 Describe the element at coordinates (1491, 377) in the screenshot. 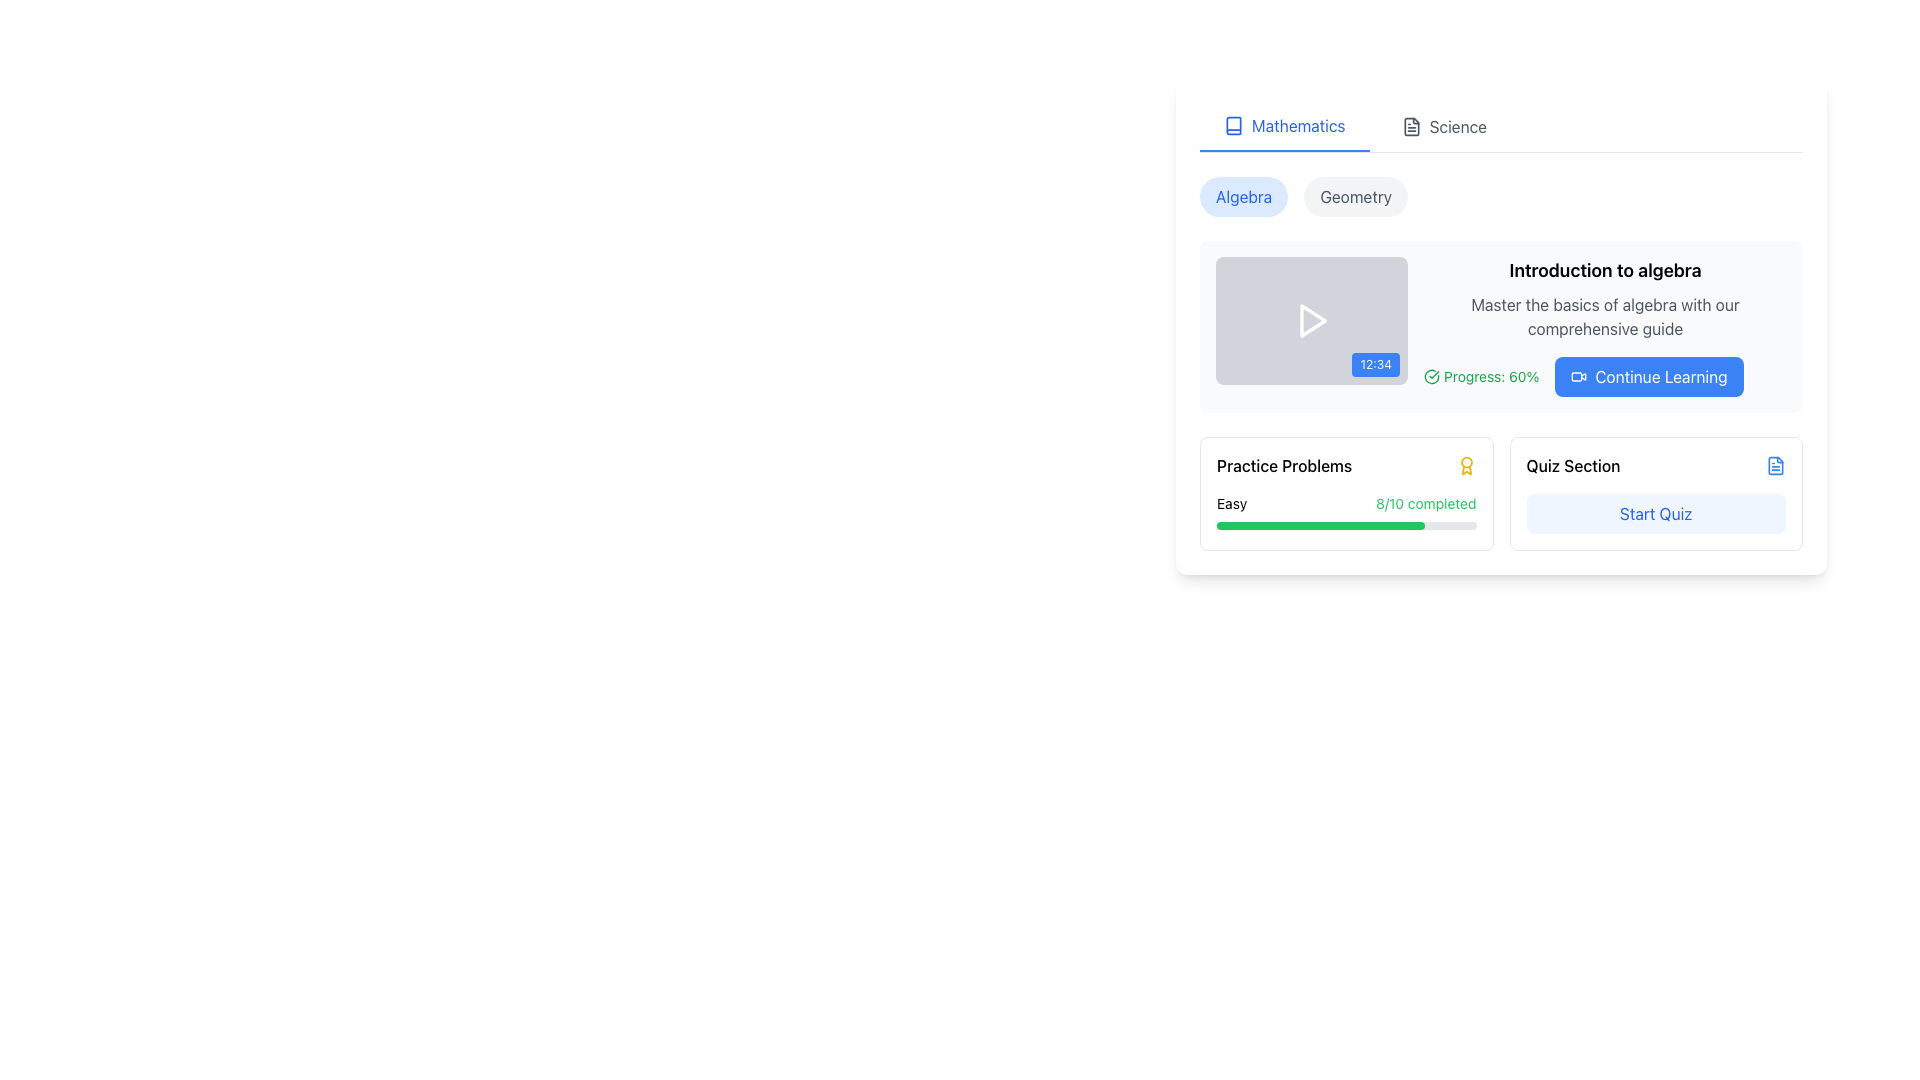

I see `the text label that displays the progress percentage in the 'Introduction to algebra' section, located to the right of the green check circle icon and above the 'Continue Learning' button` at that location.